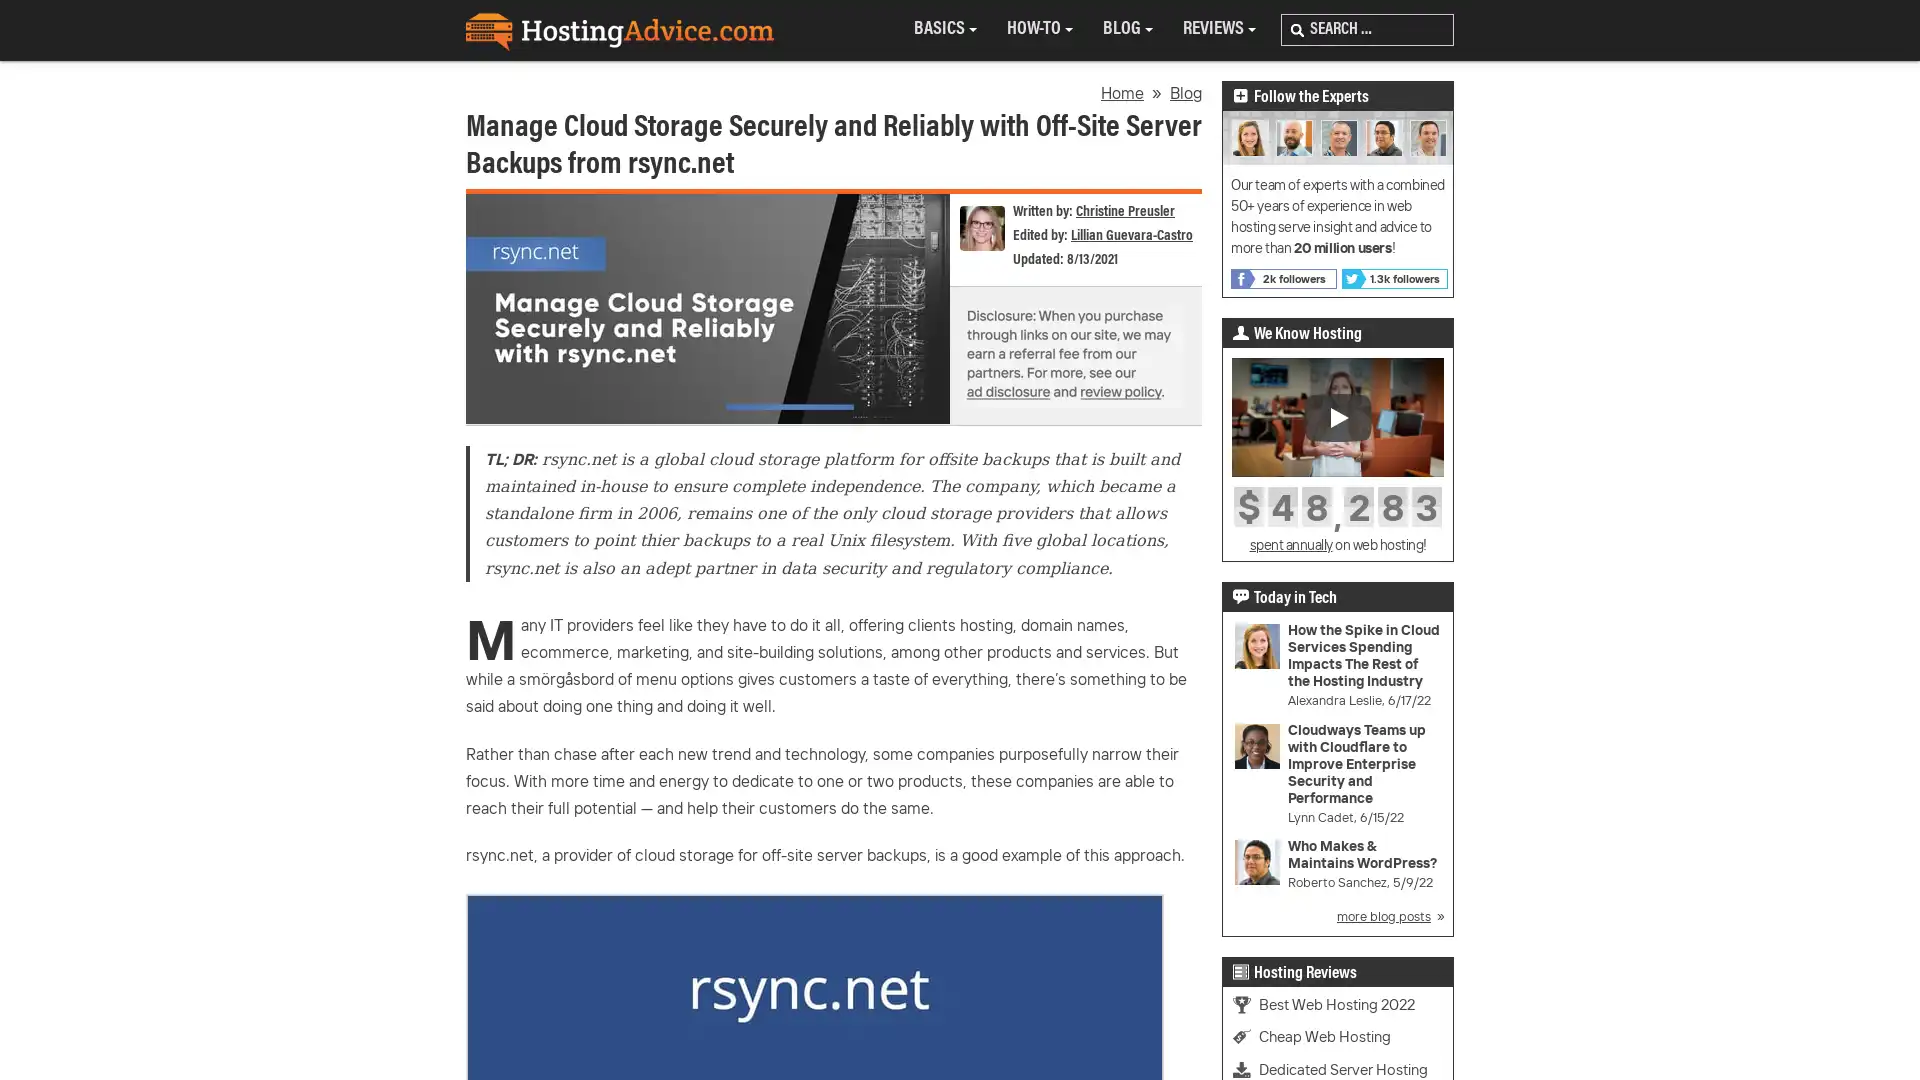 The image size is (1920, 1080). Describe the element at coordinates (1338, 415) in the screenshot. I see `Play` at that location.